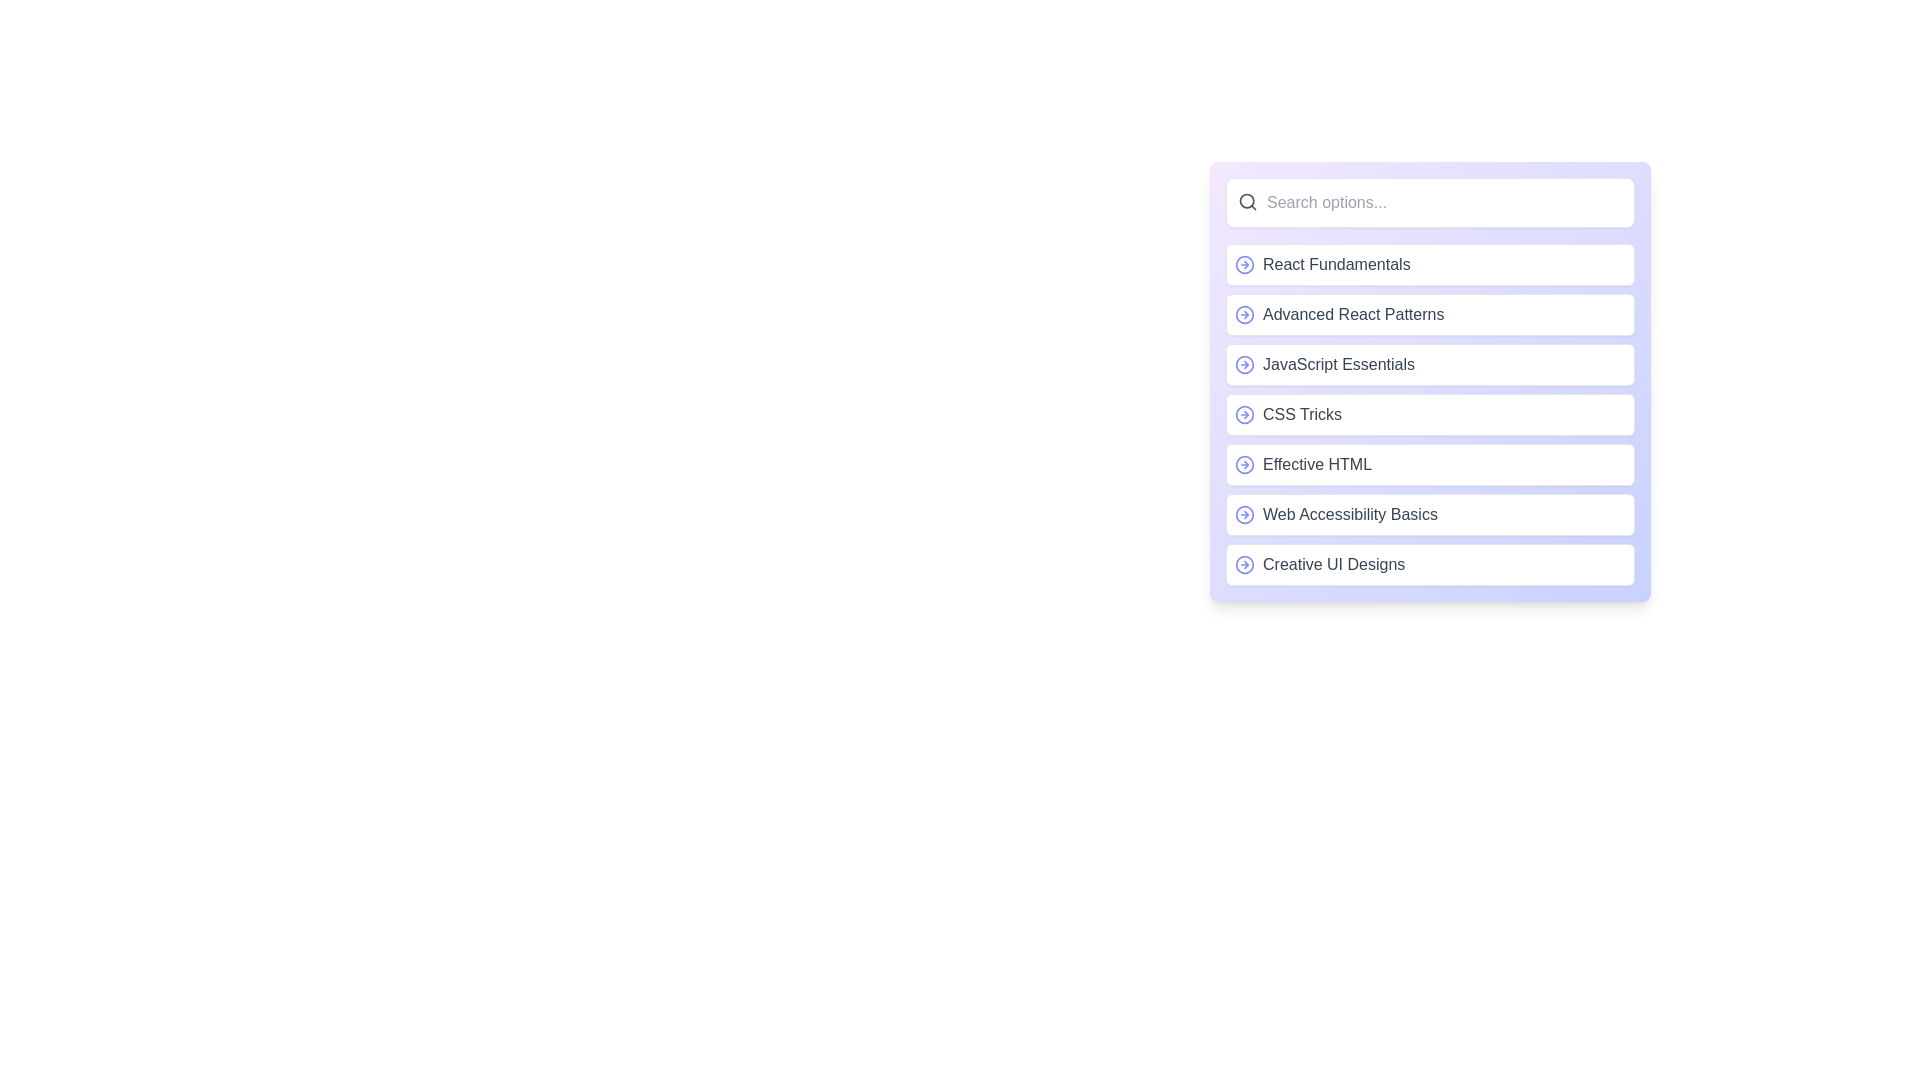 The height and width of the screenshot is (1080, 1920). Describe the element at coordinates (1243, 264) in the screenshot. I see `the 'circle-arrow-right' icon next to the 'React Fundamentals' text for accessibility navigation` at that location.